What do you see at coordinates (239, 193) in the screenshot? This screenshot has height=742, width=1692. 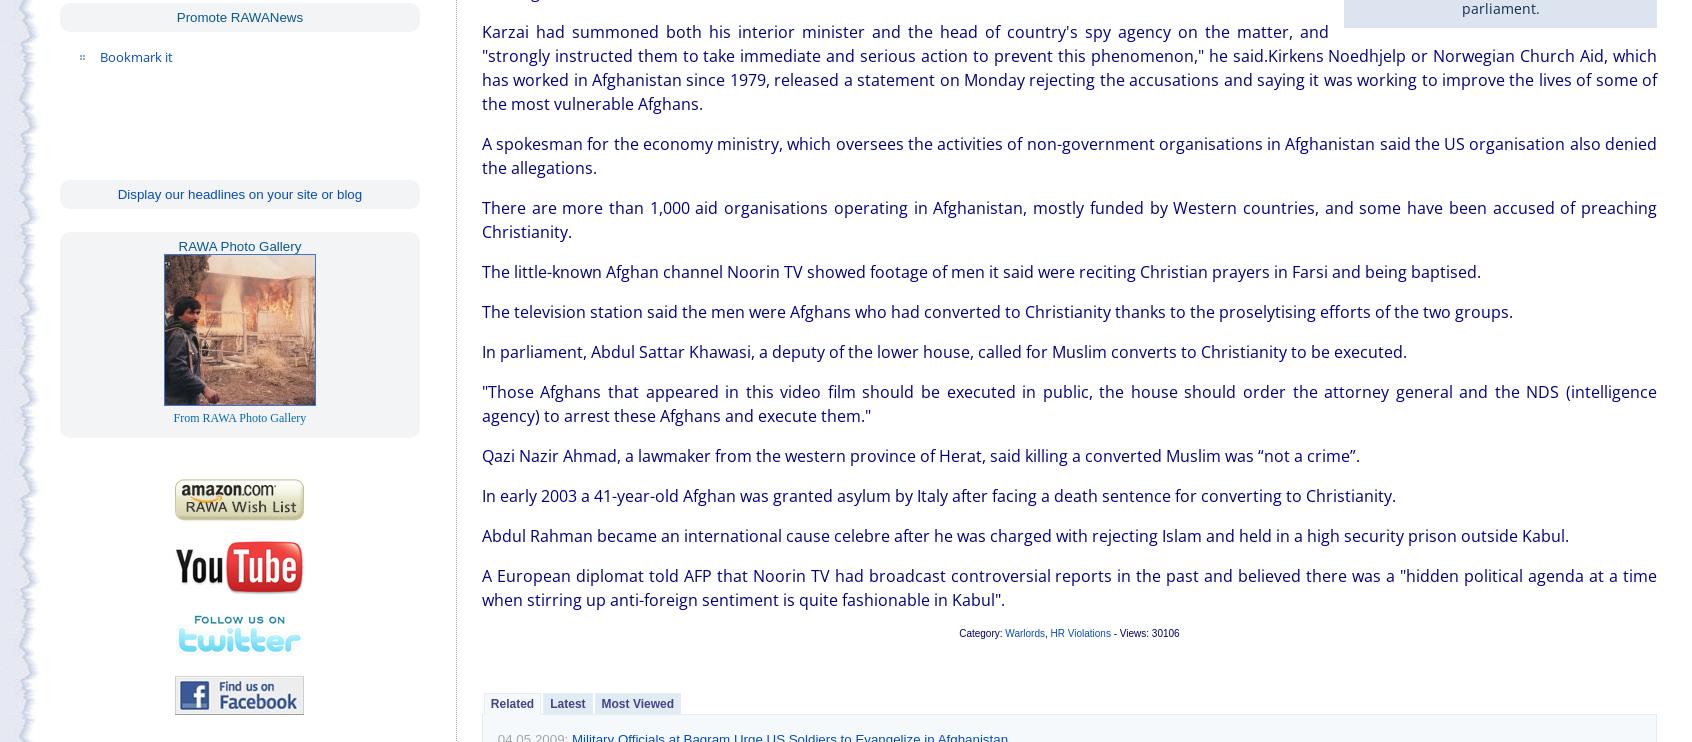 I see `'Display our headlines on your site or blog'` at bounding box center [239, 193].